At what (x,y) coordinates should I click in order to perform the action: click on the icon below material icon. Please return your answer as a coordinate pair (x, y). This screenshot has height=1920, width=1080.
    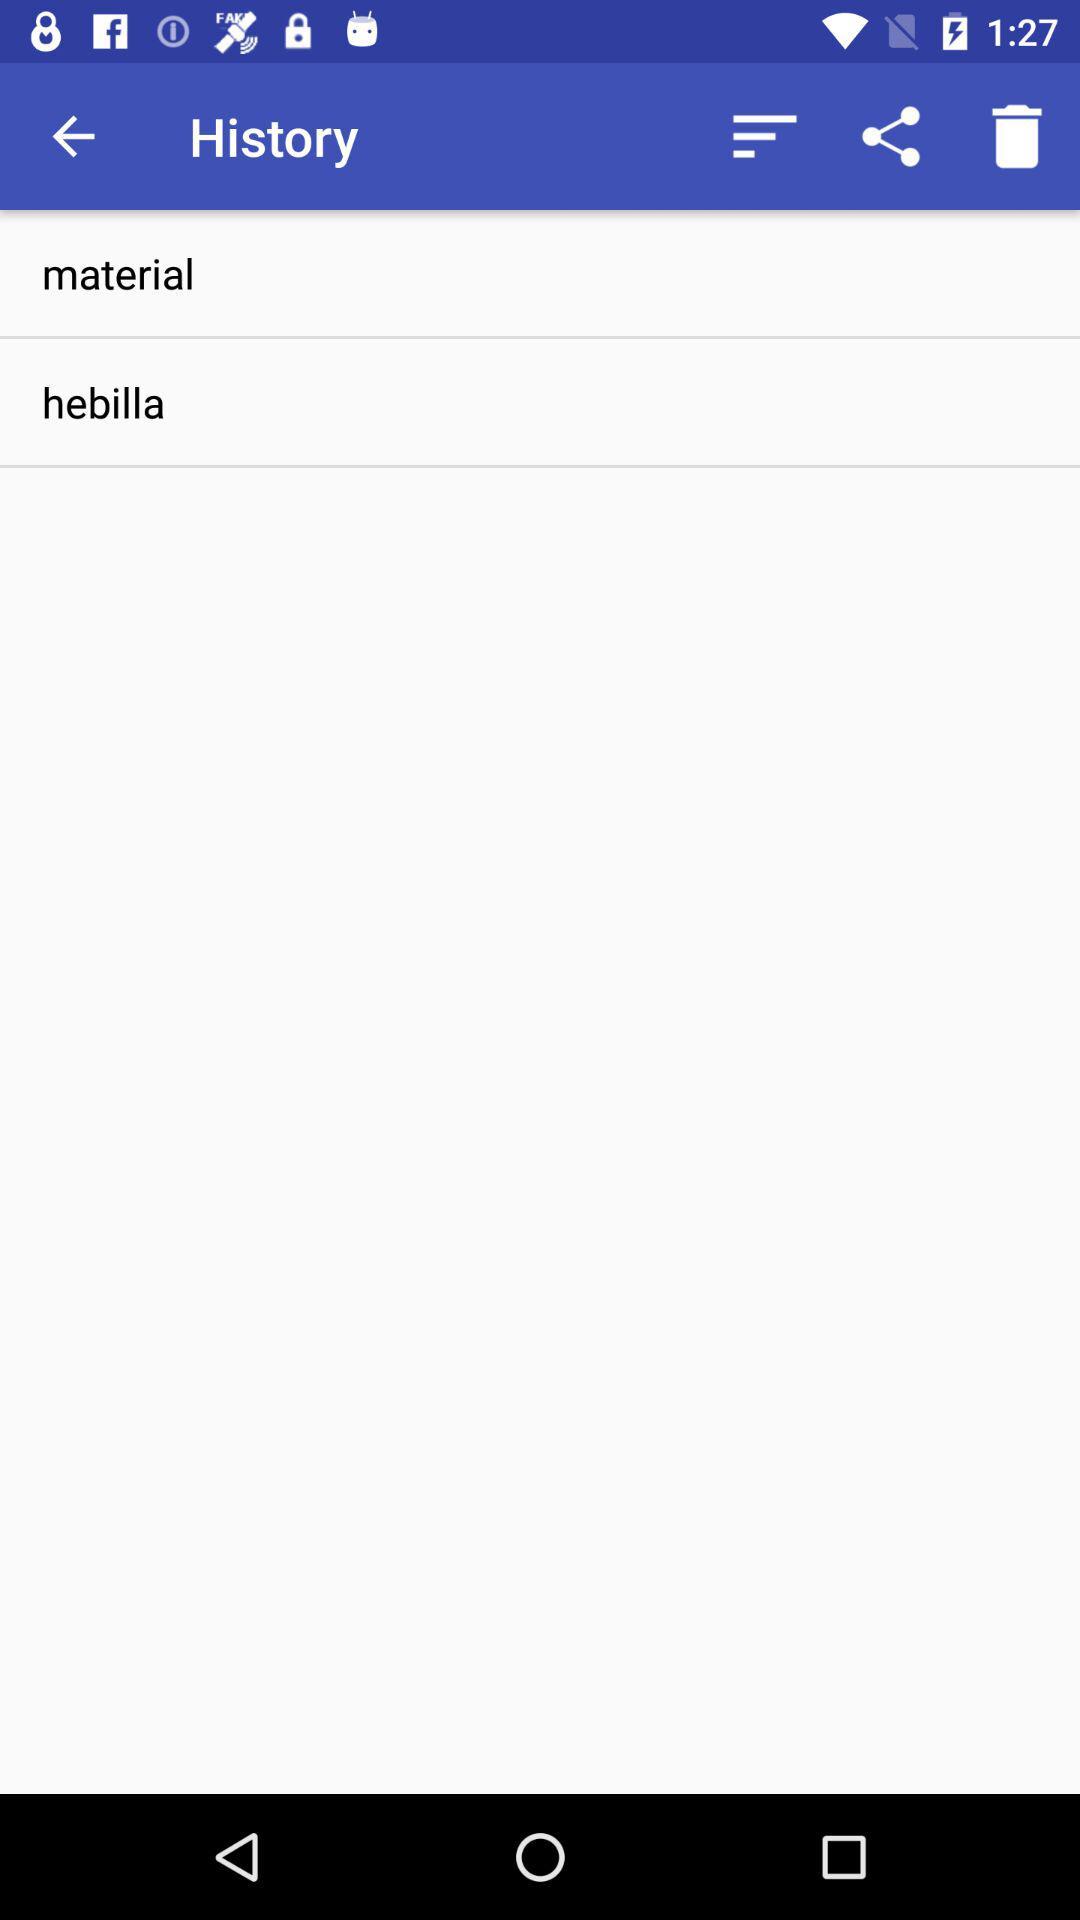
    Looking at the image, I should click on (540, 401).